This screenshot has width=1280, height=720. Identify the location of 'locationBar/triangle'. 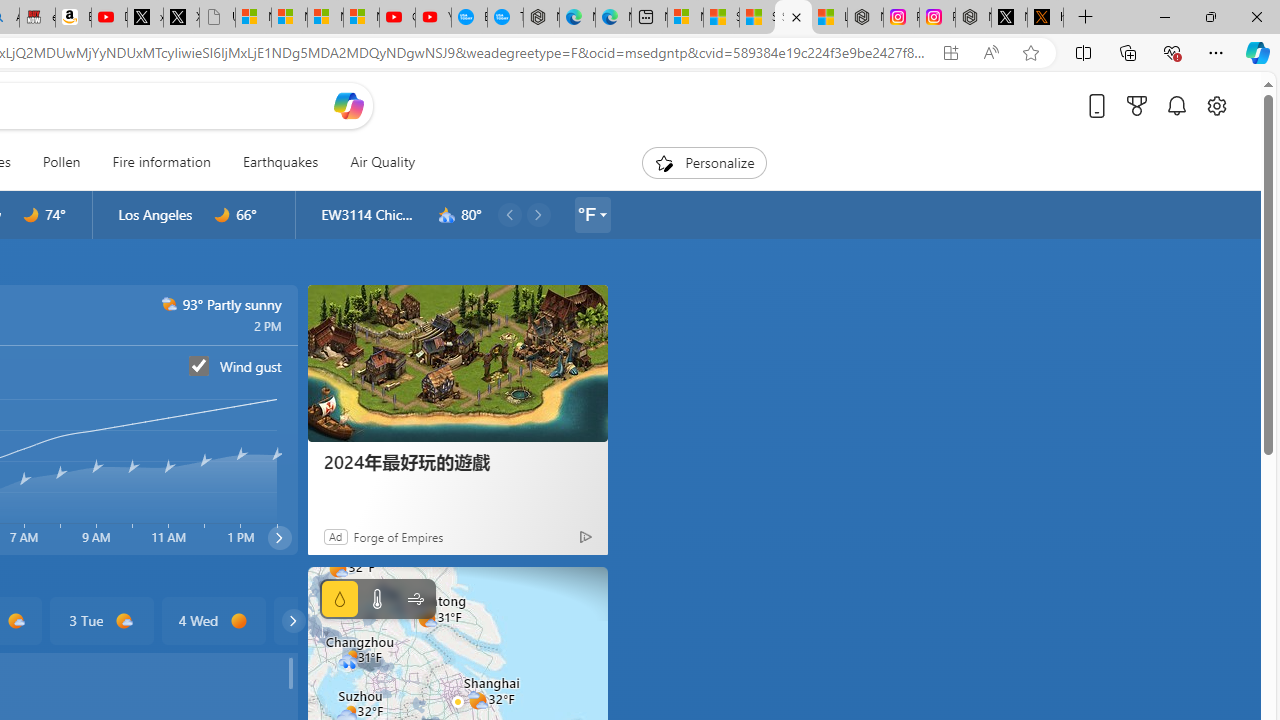
(601, 214).